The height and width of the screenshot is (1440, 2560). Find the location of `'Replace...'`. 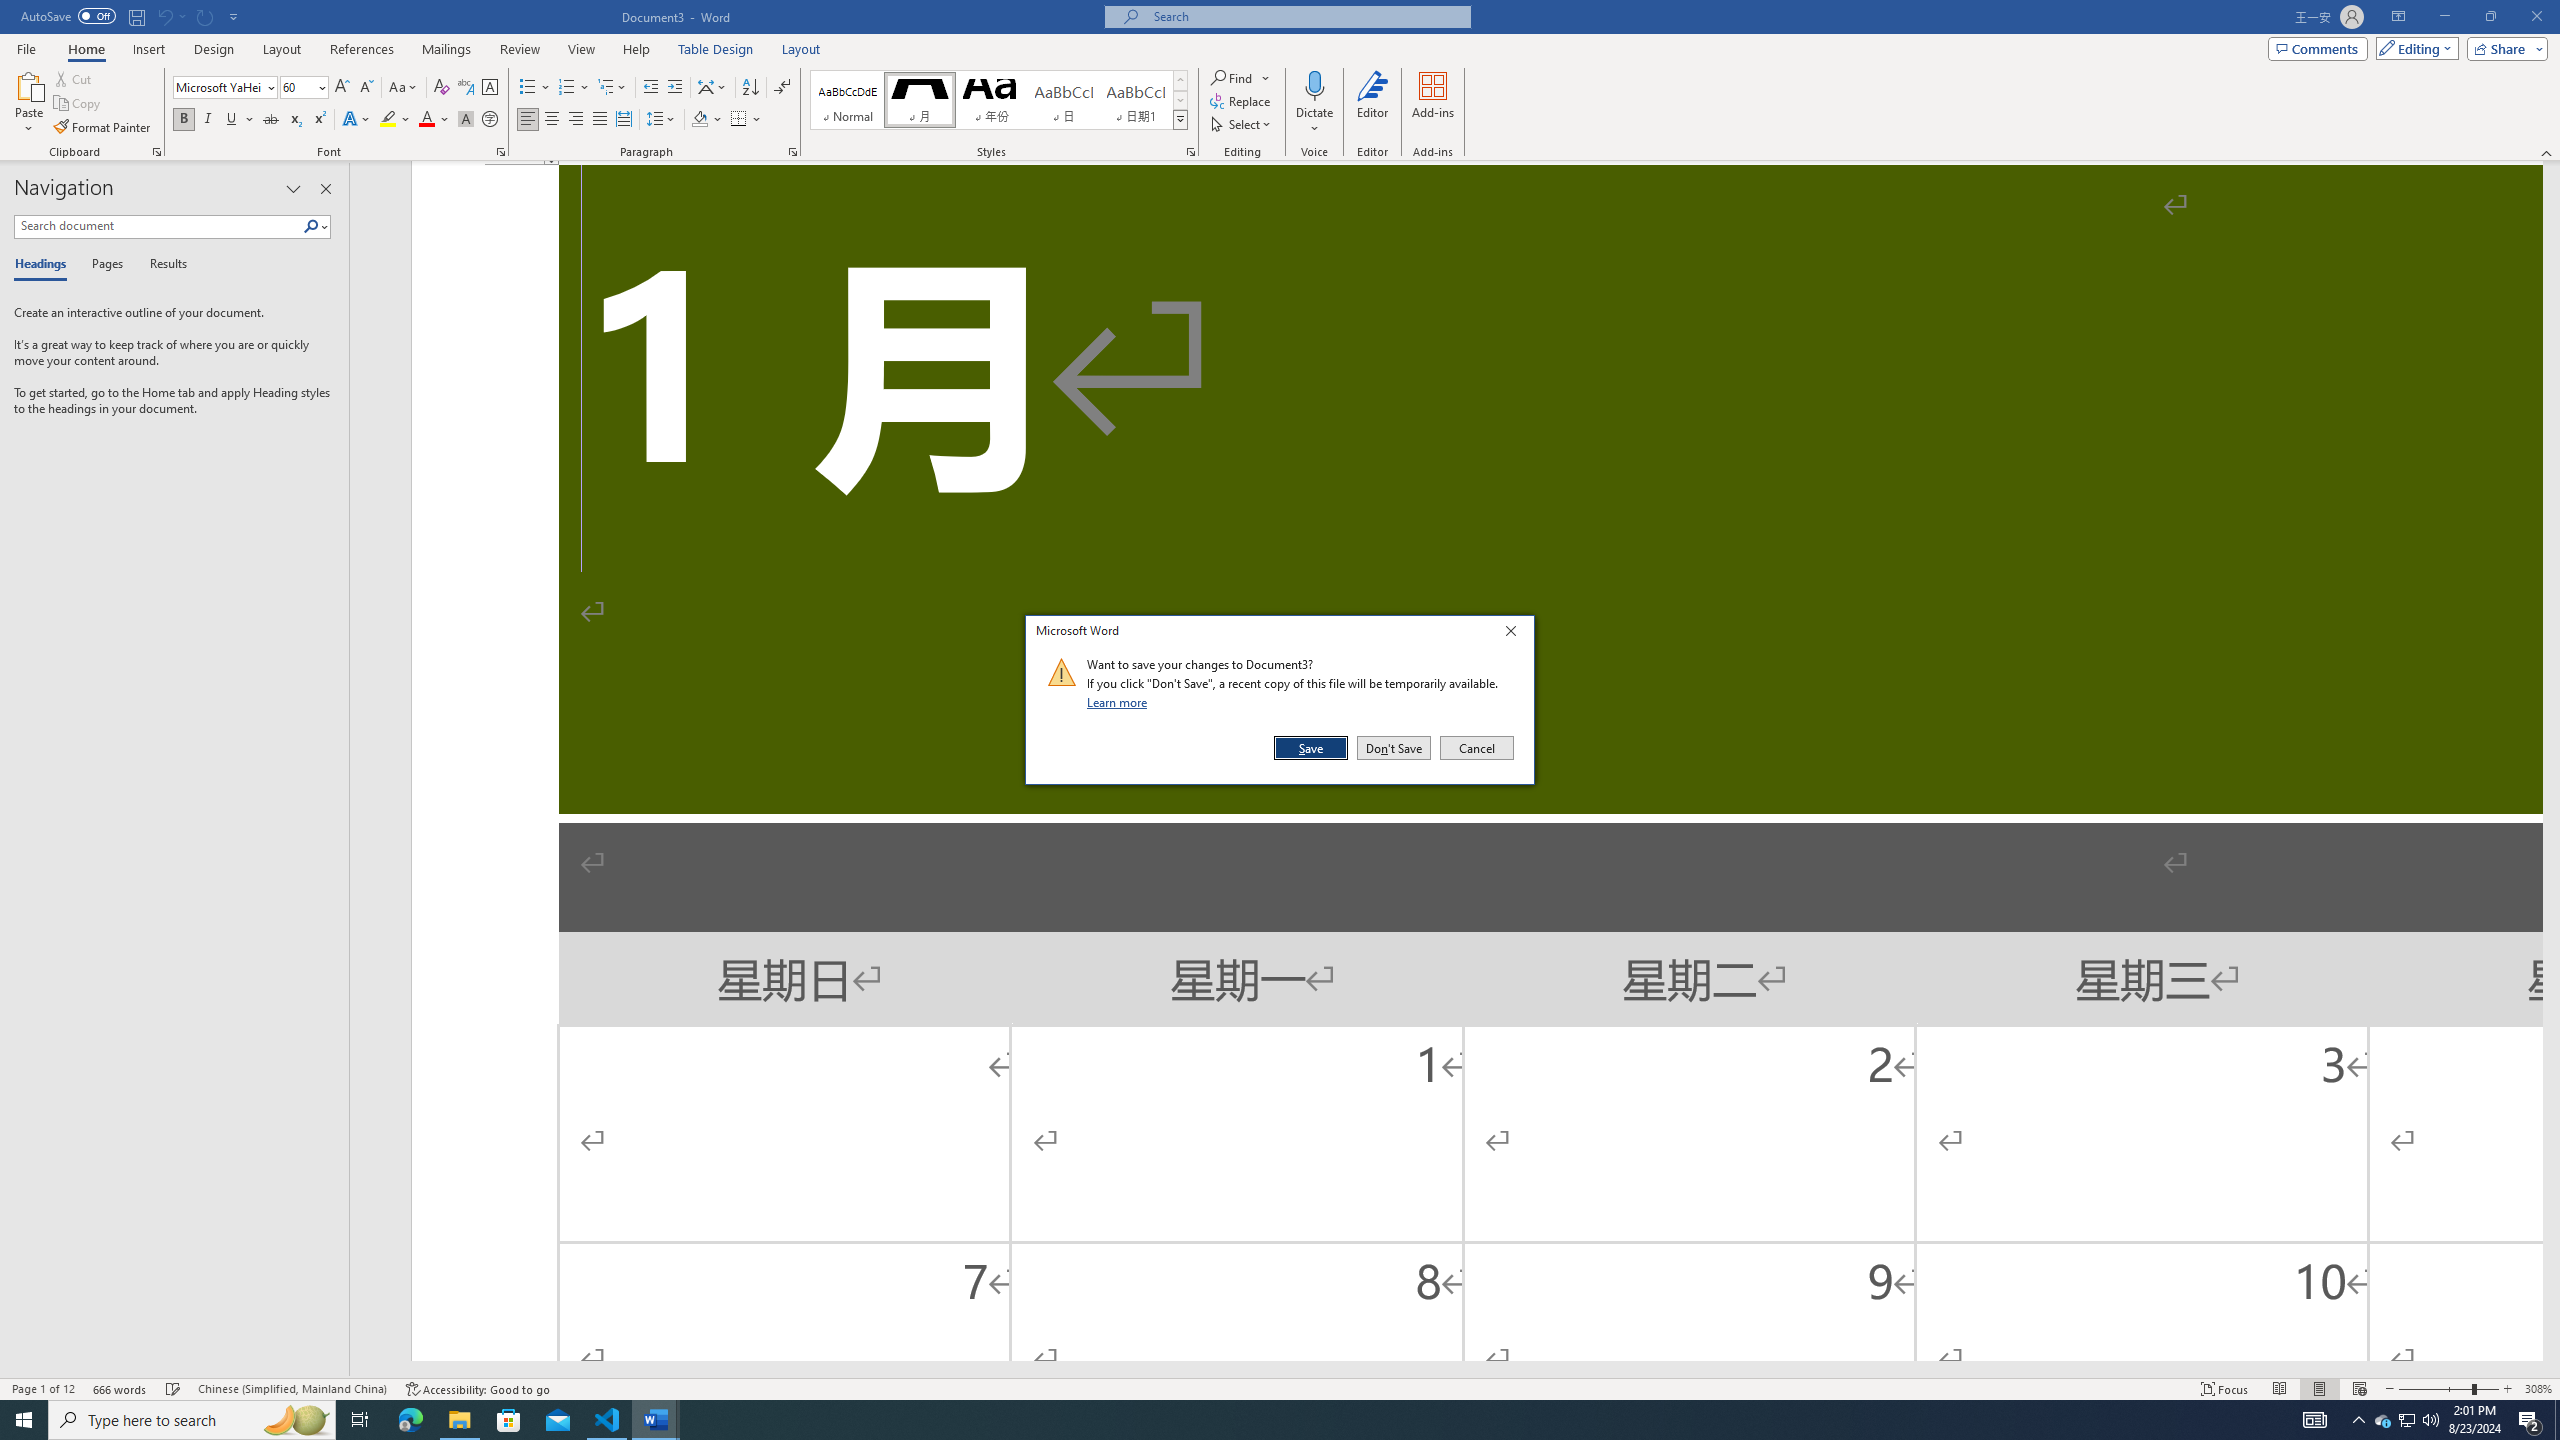

'Replace...' is located at coordinates (1240, 99).